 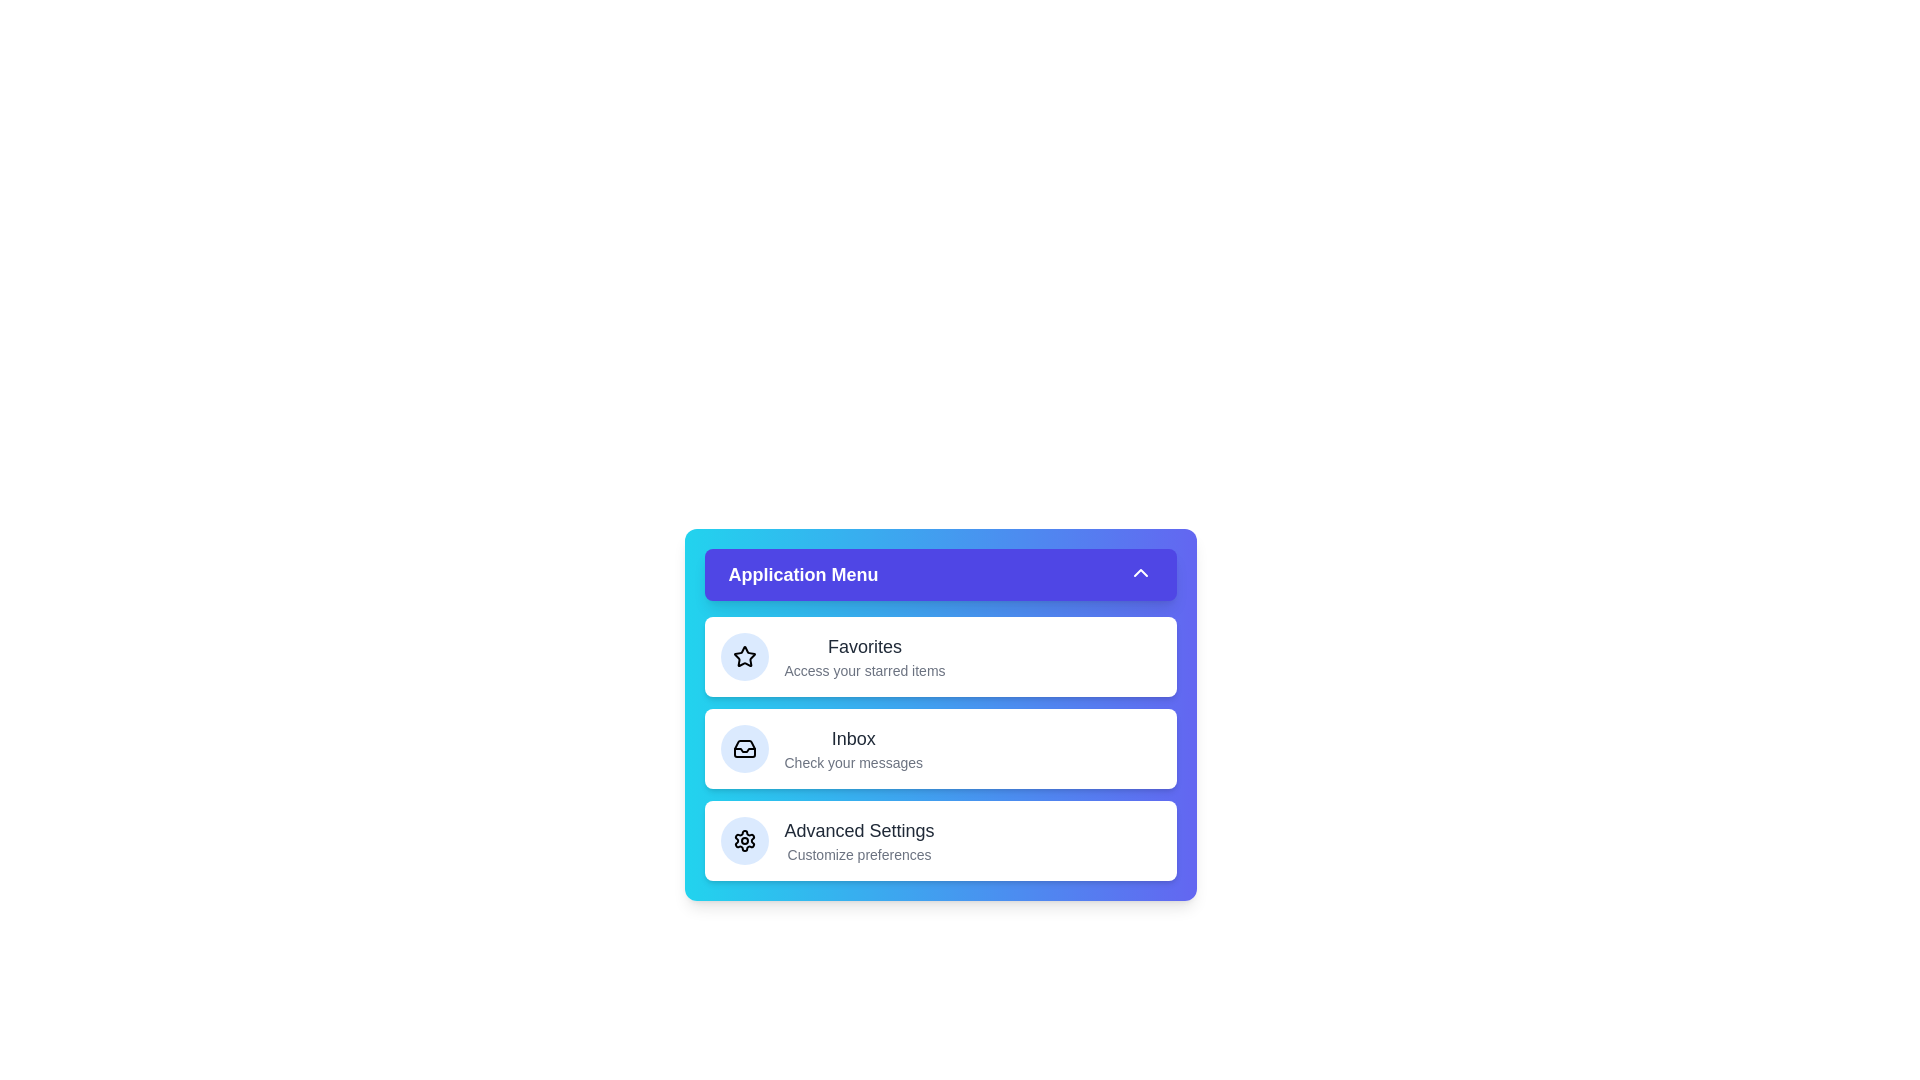 I want to click on the menu item Inbox, so click(x=939, y=748).